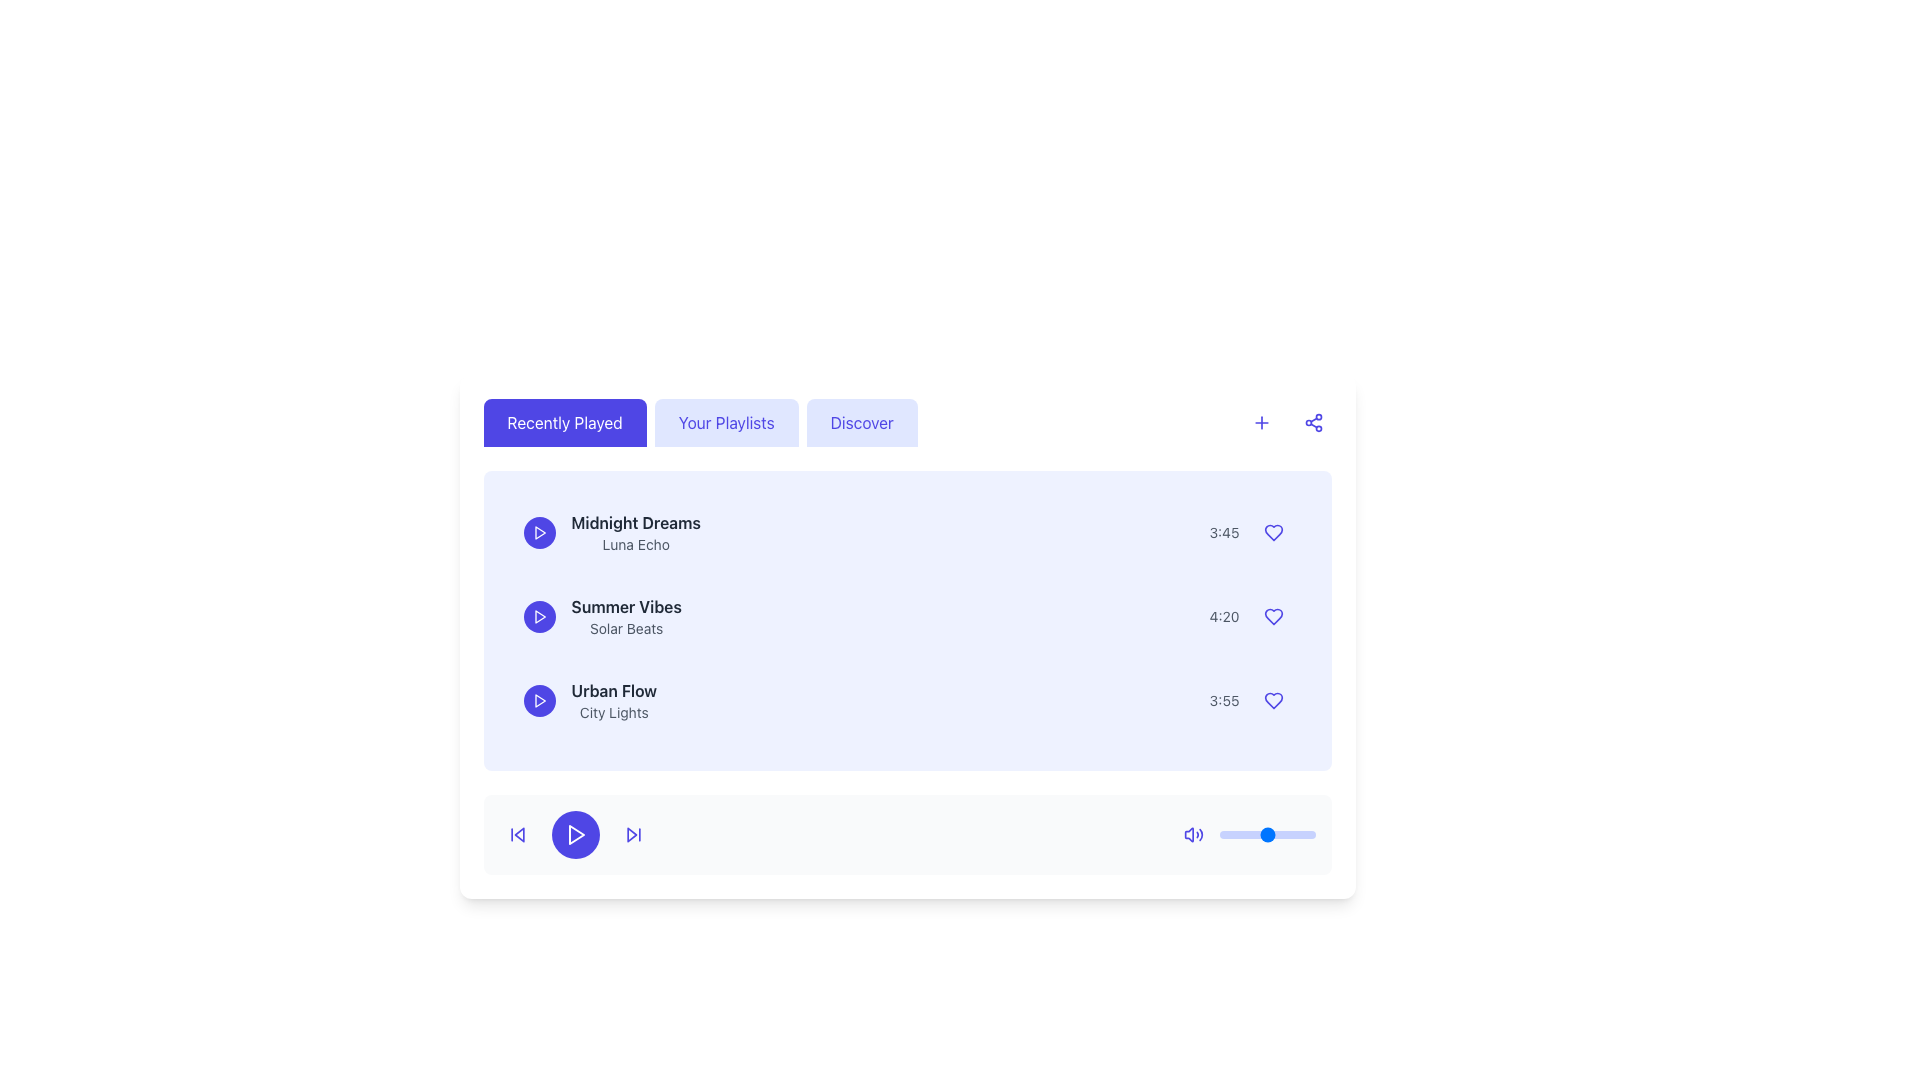  I want to click on the like or favorite button located to the right of the text '3:55' below the track listing 'Urban Flow', so click(1272, 700).